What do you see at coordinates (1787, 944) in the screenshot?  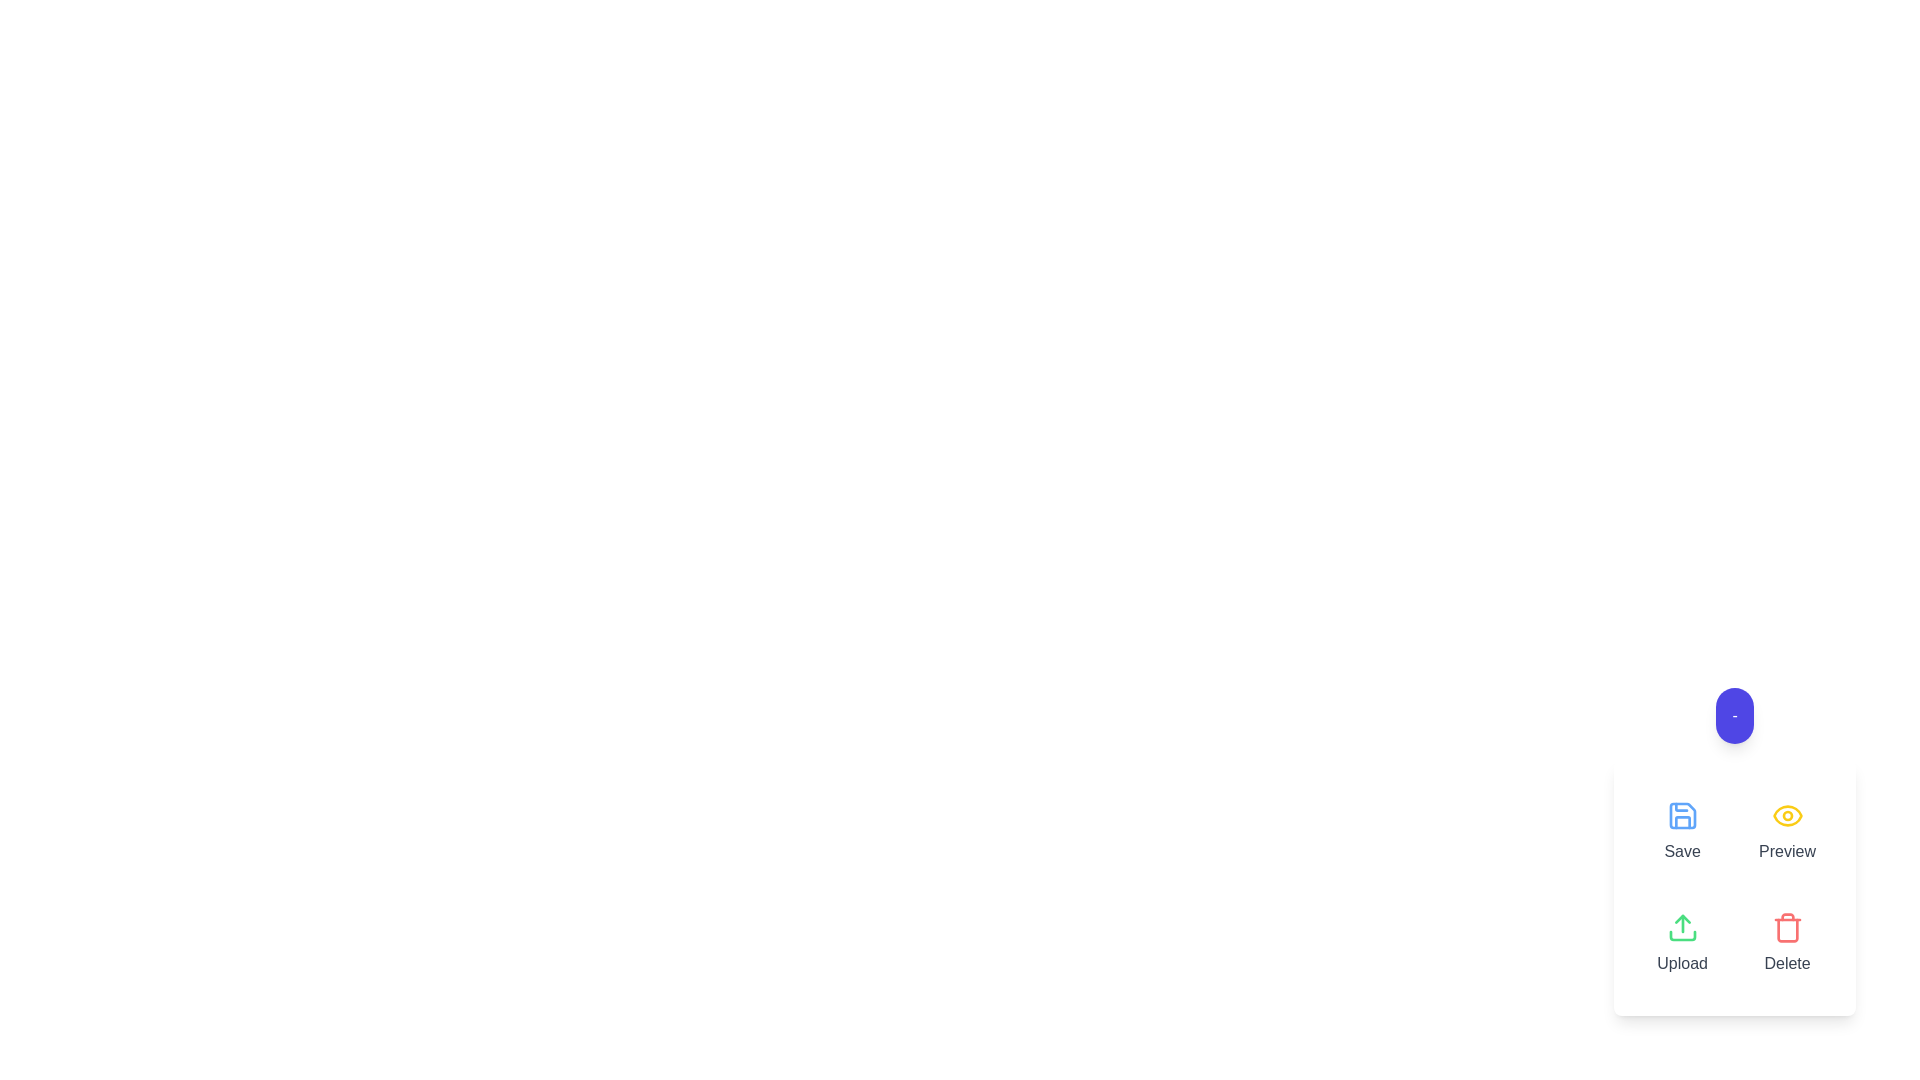 I see `the Delete button to delete an item` at bounding box center [1787, 944].